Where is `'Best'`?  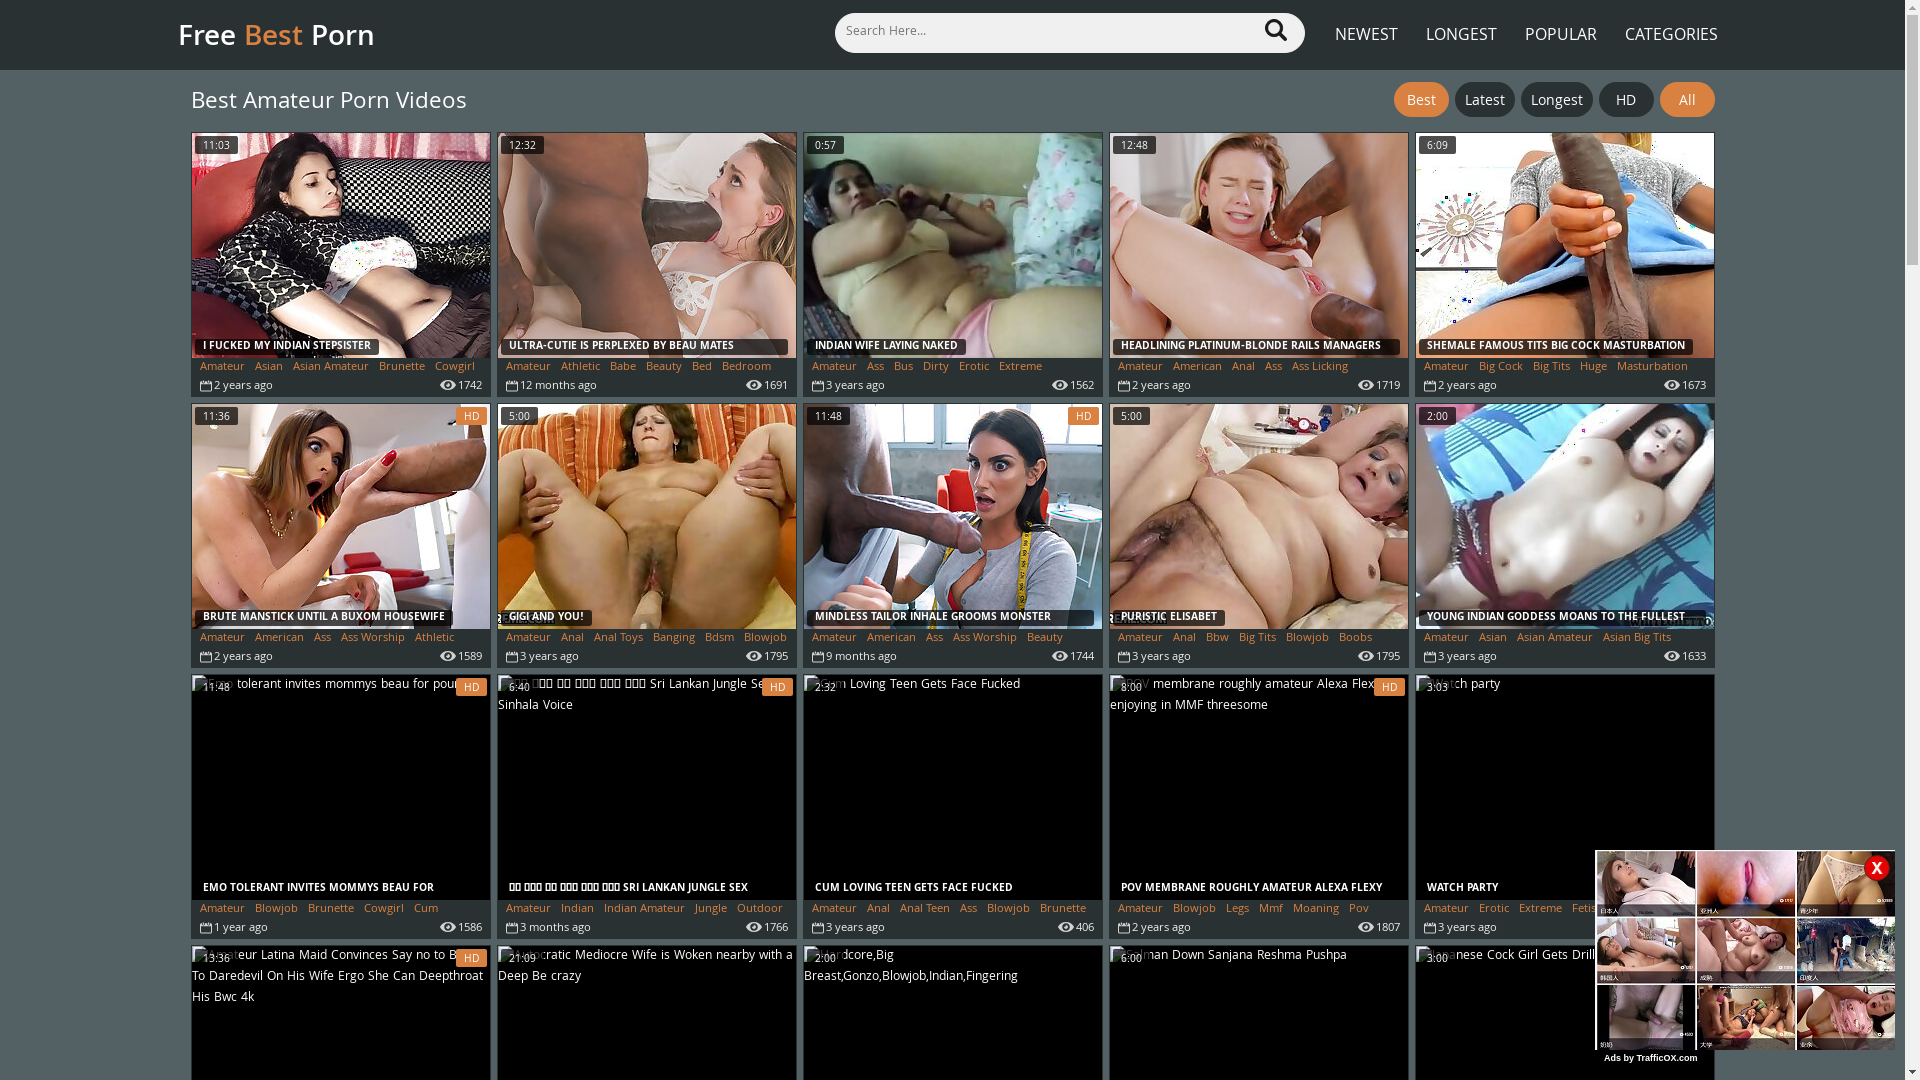 'Best' is located at coordinates (1392, 99).